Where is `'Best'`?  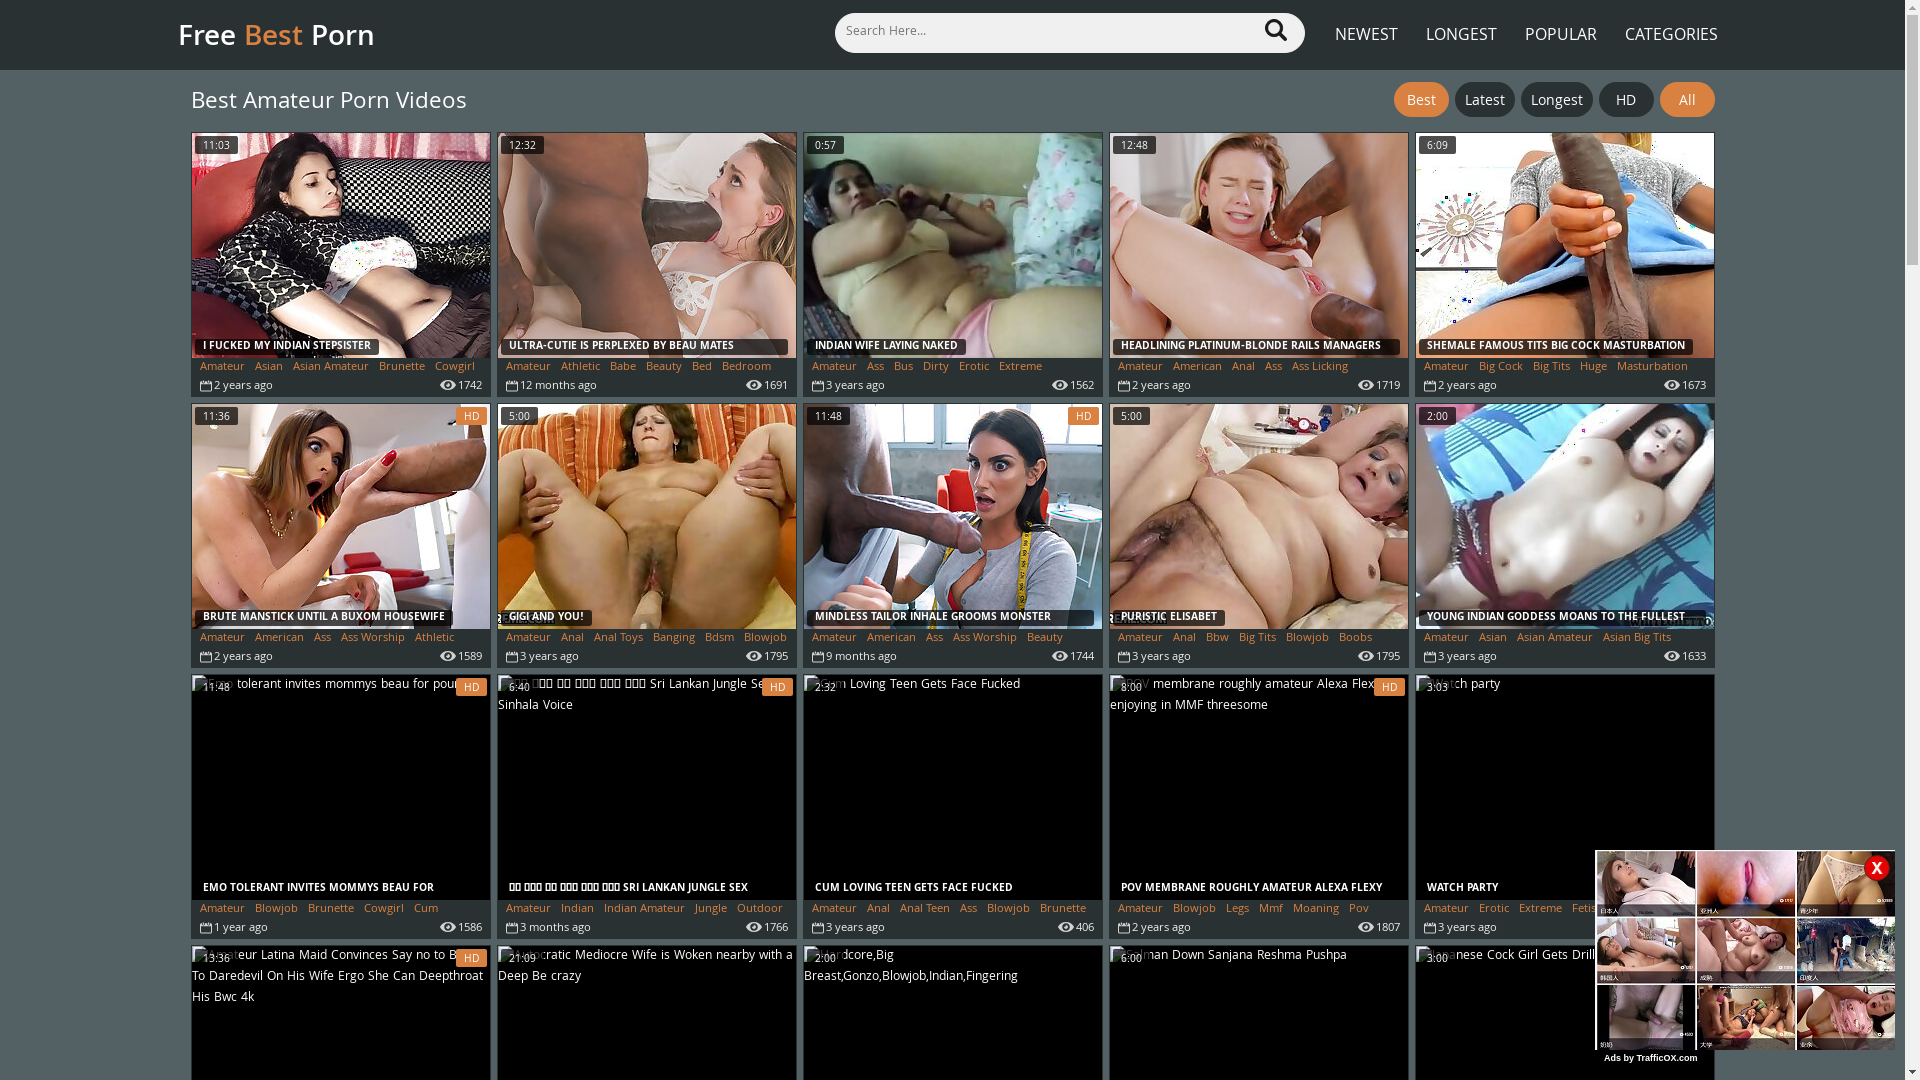 'Best' is located at coordinates (1392, 99).